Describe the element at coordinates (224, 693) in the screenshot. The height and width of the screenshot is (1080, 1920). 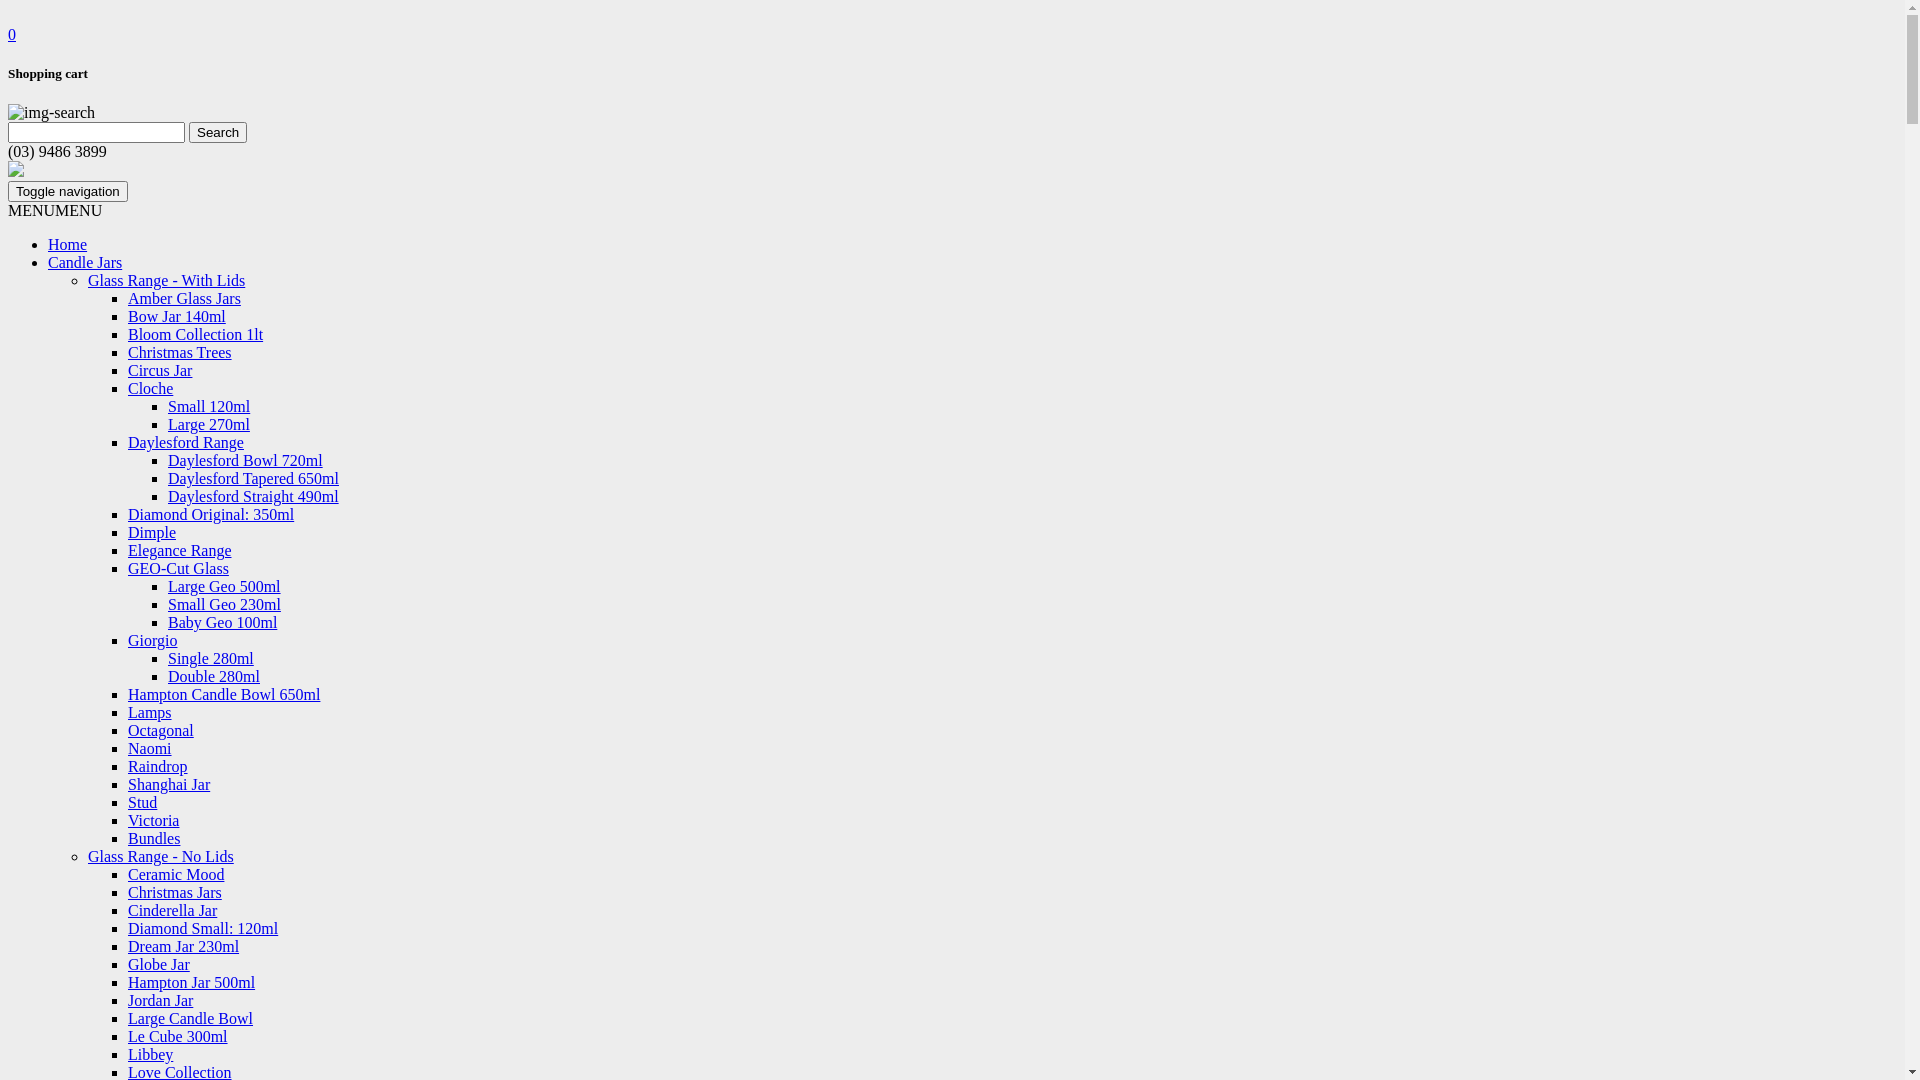
I see `'Hampton Candle Bowl 650ml'` at that location.